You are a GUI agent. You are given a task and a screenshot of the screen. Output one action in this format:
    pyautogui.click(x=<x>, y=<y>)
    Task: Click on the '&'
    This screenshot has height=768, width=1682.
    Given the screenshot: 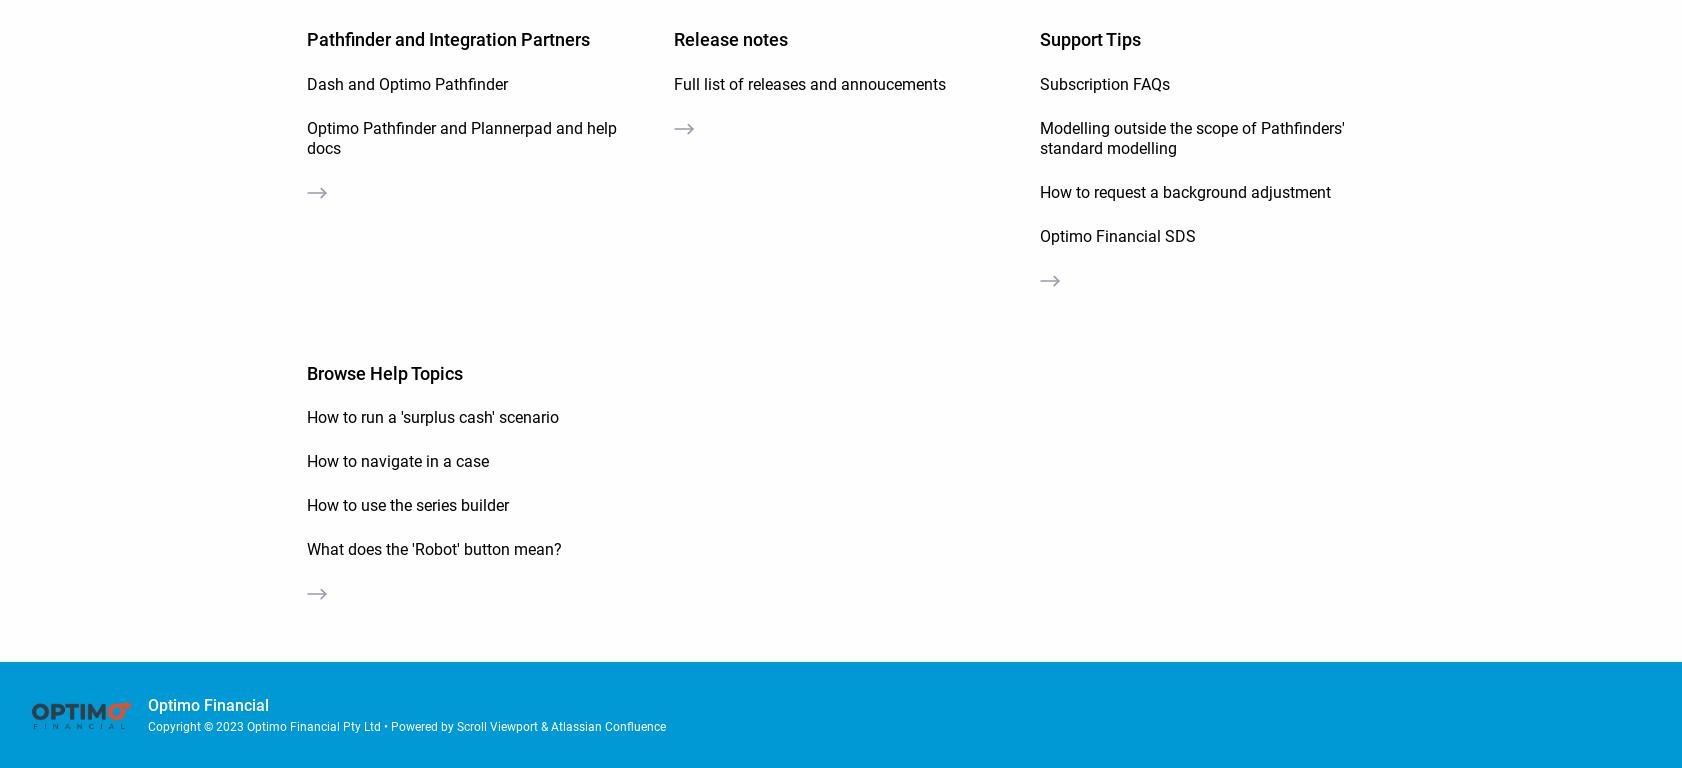 What is the action you would take?
    pyautogui.click(x=545, y=724)
    